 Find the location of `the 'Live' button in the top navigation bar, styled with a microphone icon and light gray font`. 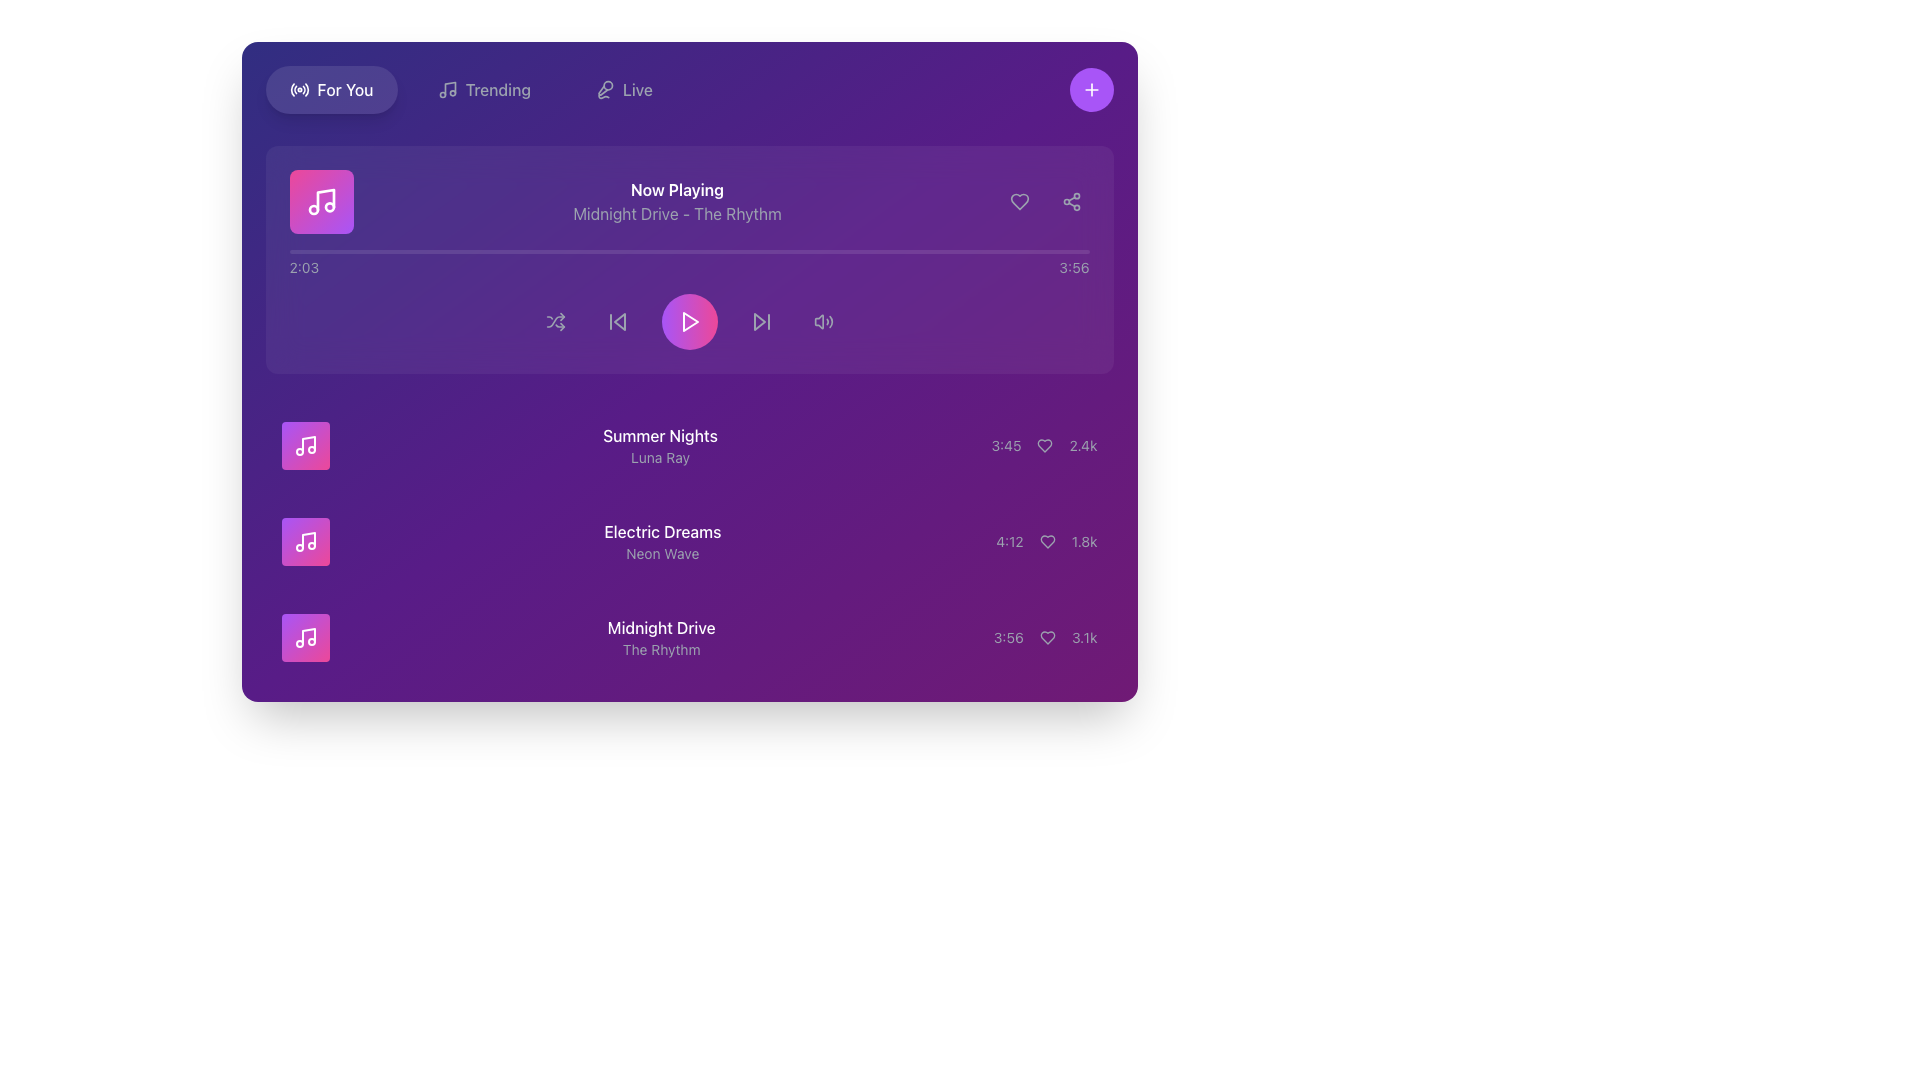

the 'Live' button in the top navigation bar, styled with a microphone icon and light gray font is located at coordinates (623, 88).